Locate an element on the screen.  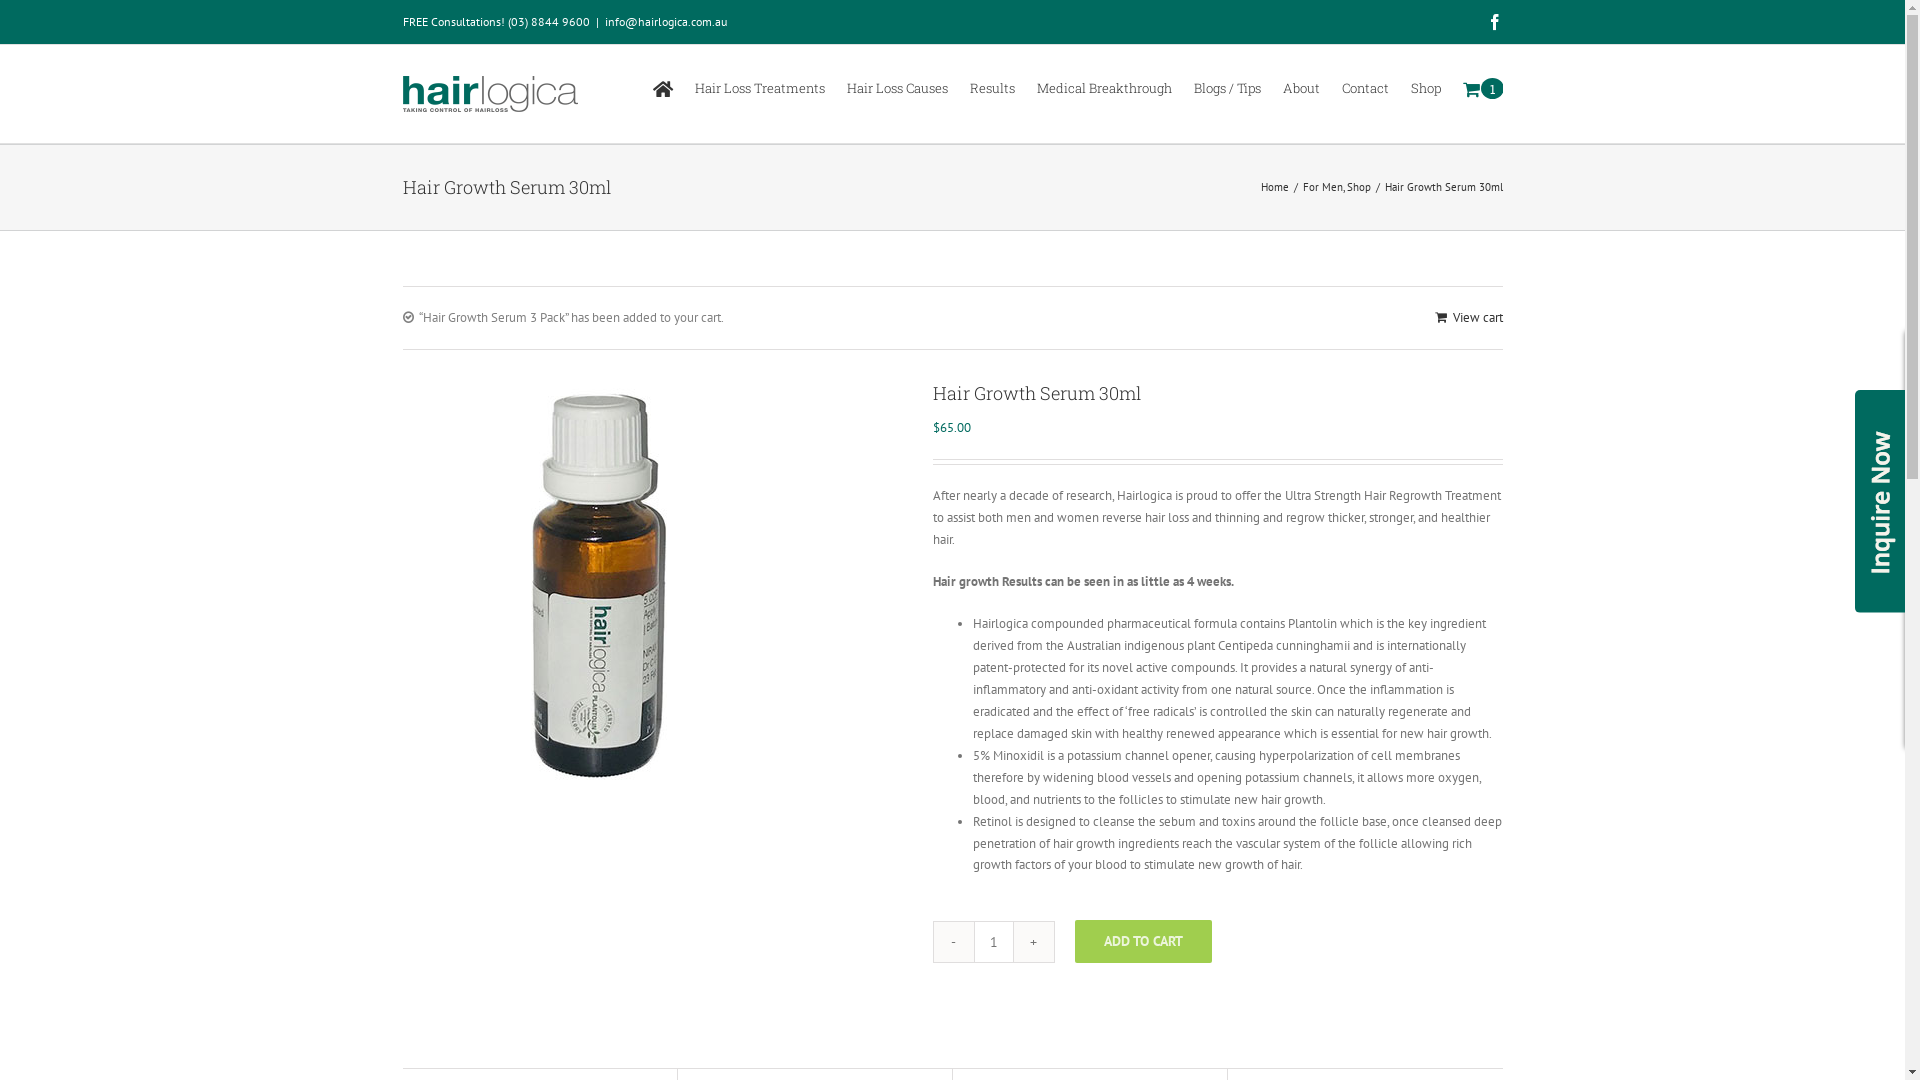
'Contact' is located at coordinates (1364, 86).